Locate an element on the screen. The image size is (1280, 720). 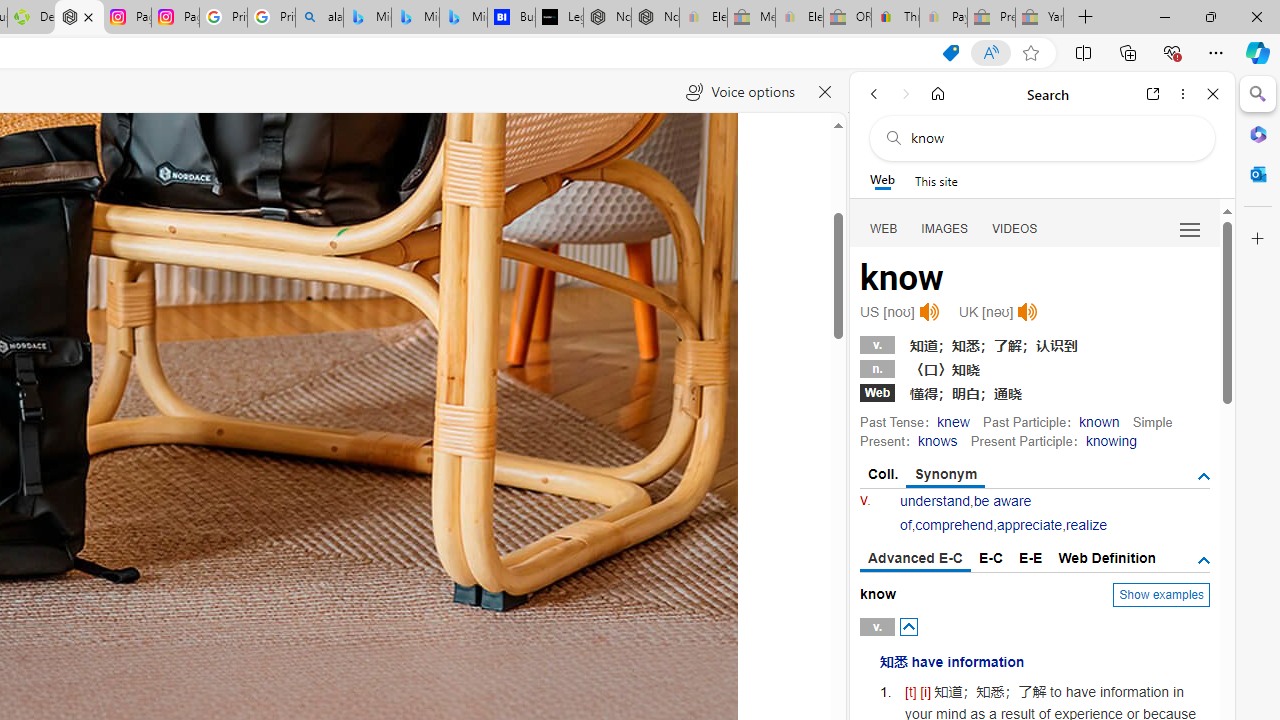
'Microsoft Bing Travel - Flights from Hong Kong to Bangkok' is located at coordinates (367, 17).